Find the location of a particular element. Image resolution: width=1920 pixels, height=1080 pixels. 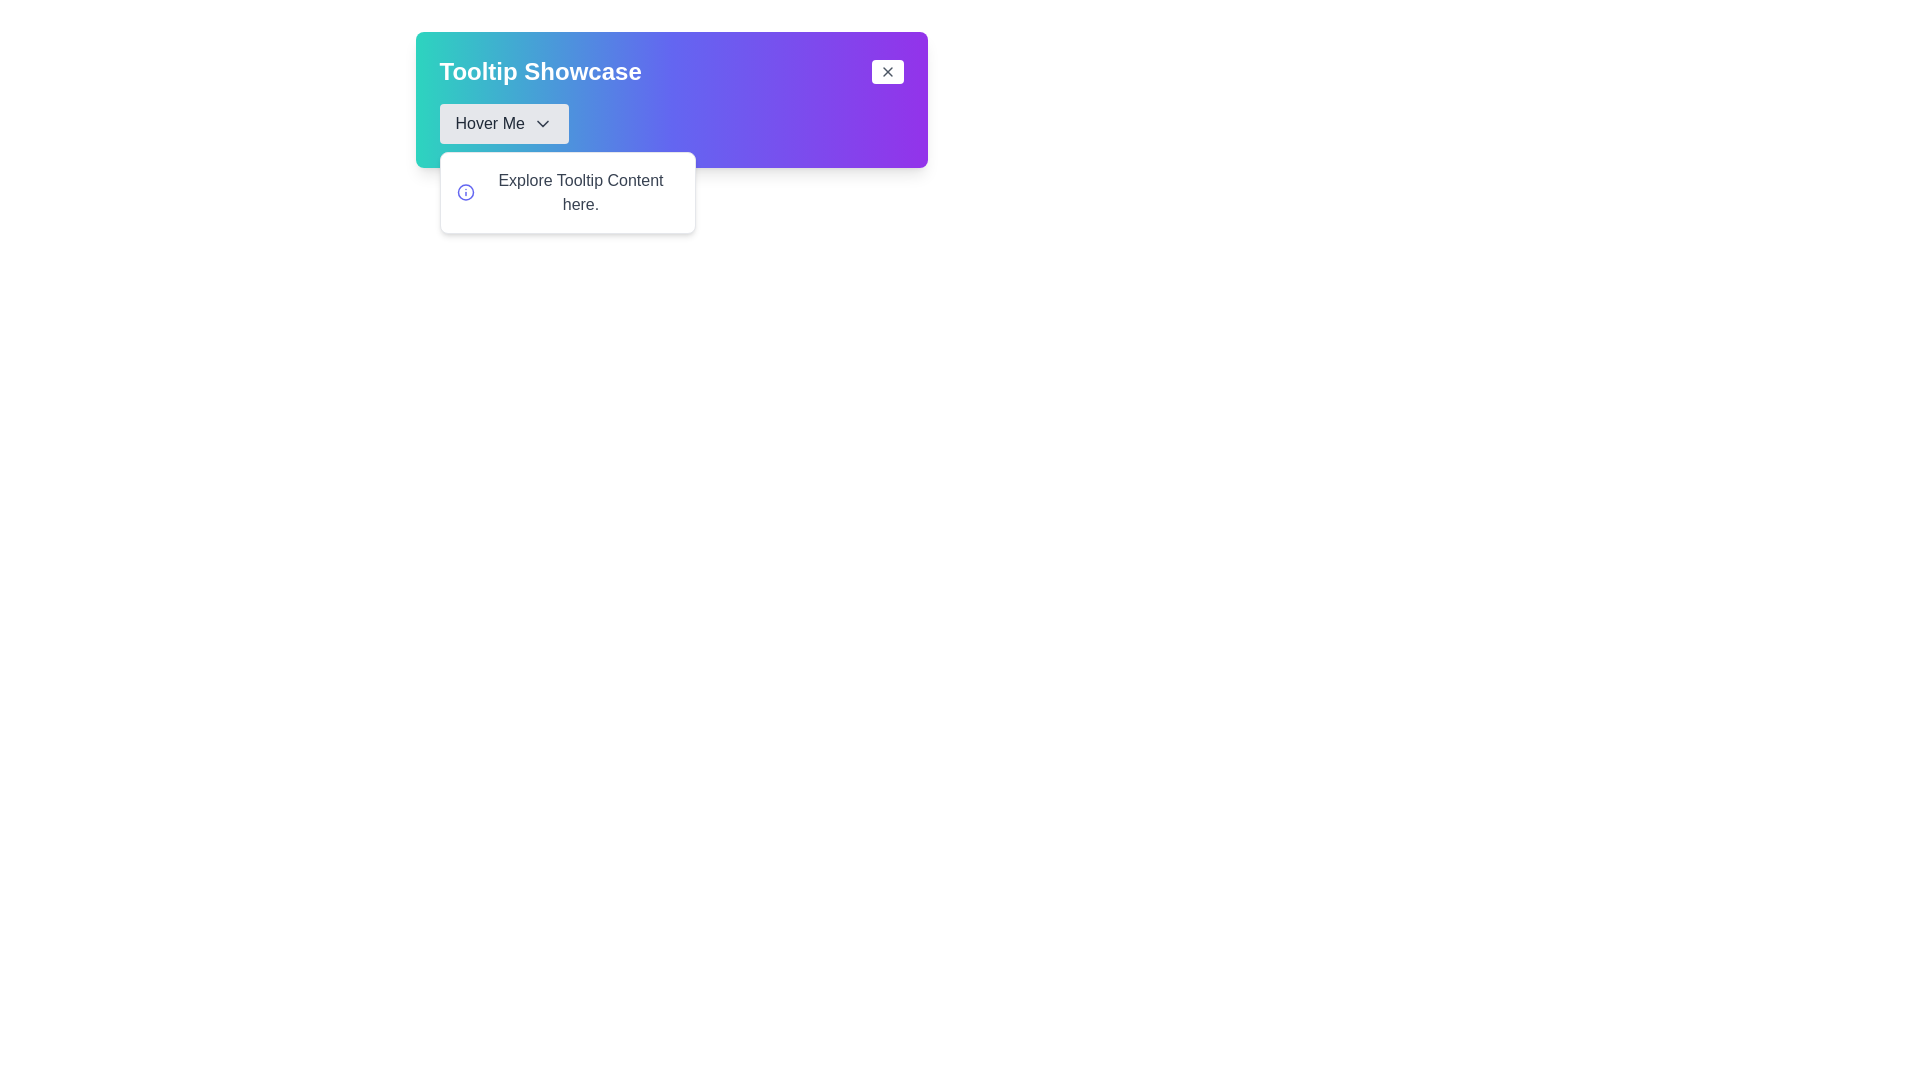

the tooltip displayed below the 'Hover Me' button, which provides additional contextual information for the user is located at coordinates (566, 192).